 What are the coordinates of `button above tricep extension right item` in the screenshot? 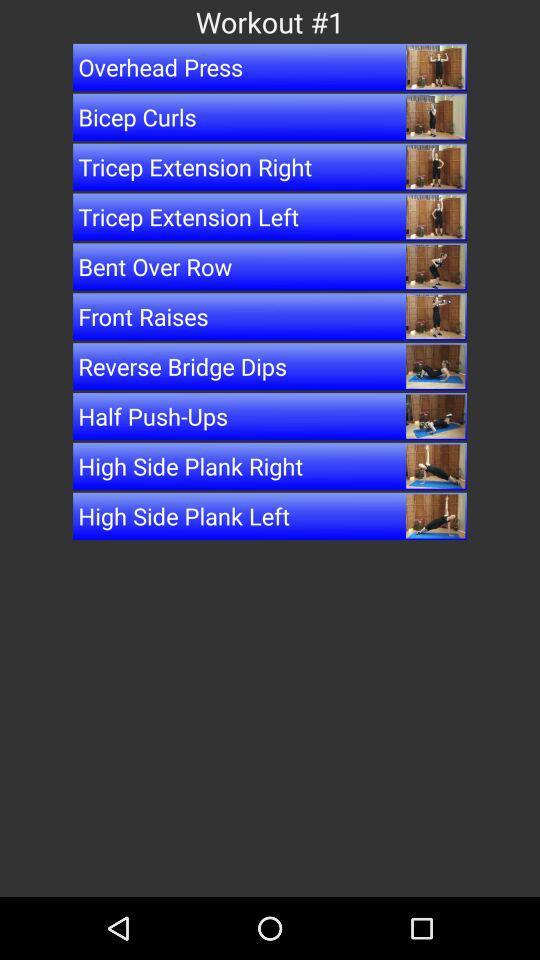 It's located at (270, 117).